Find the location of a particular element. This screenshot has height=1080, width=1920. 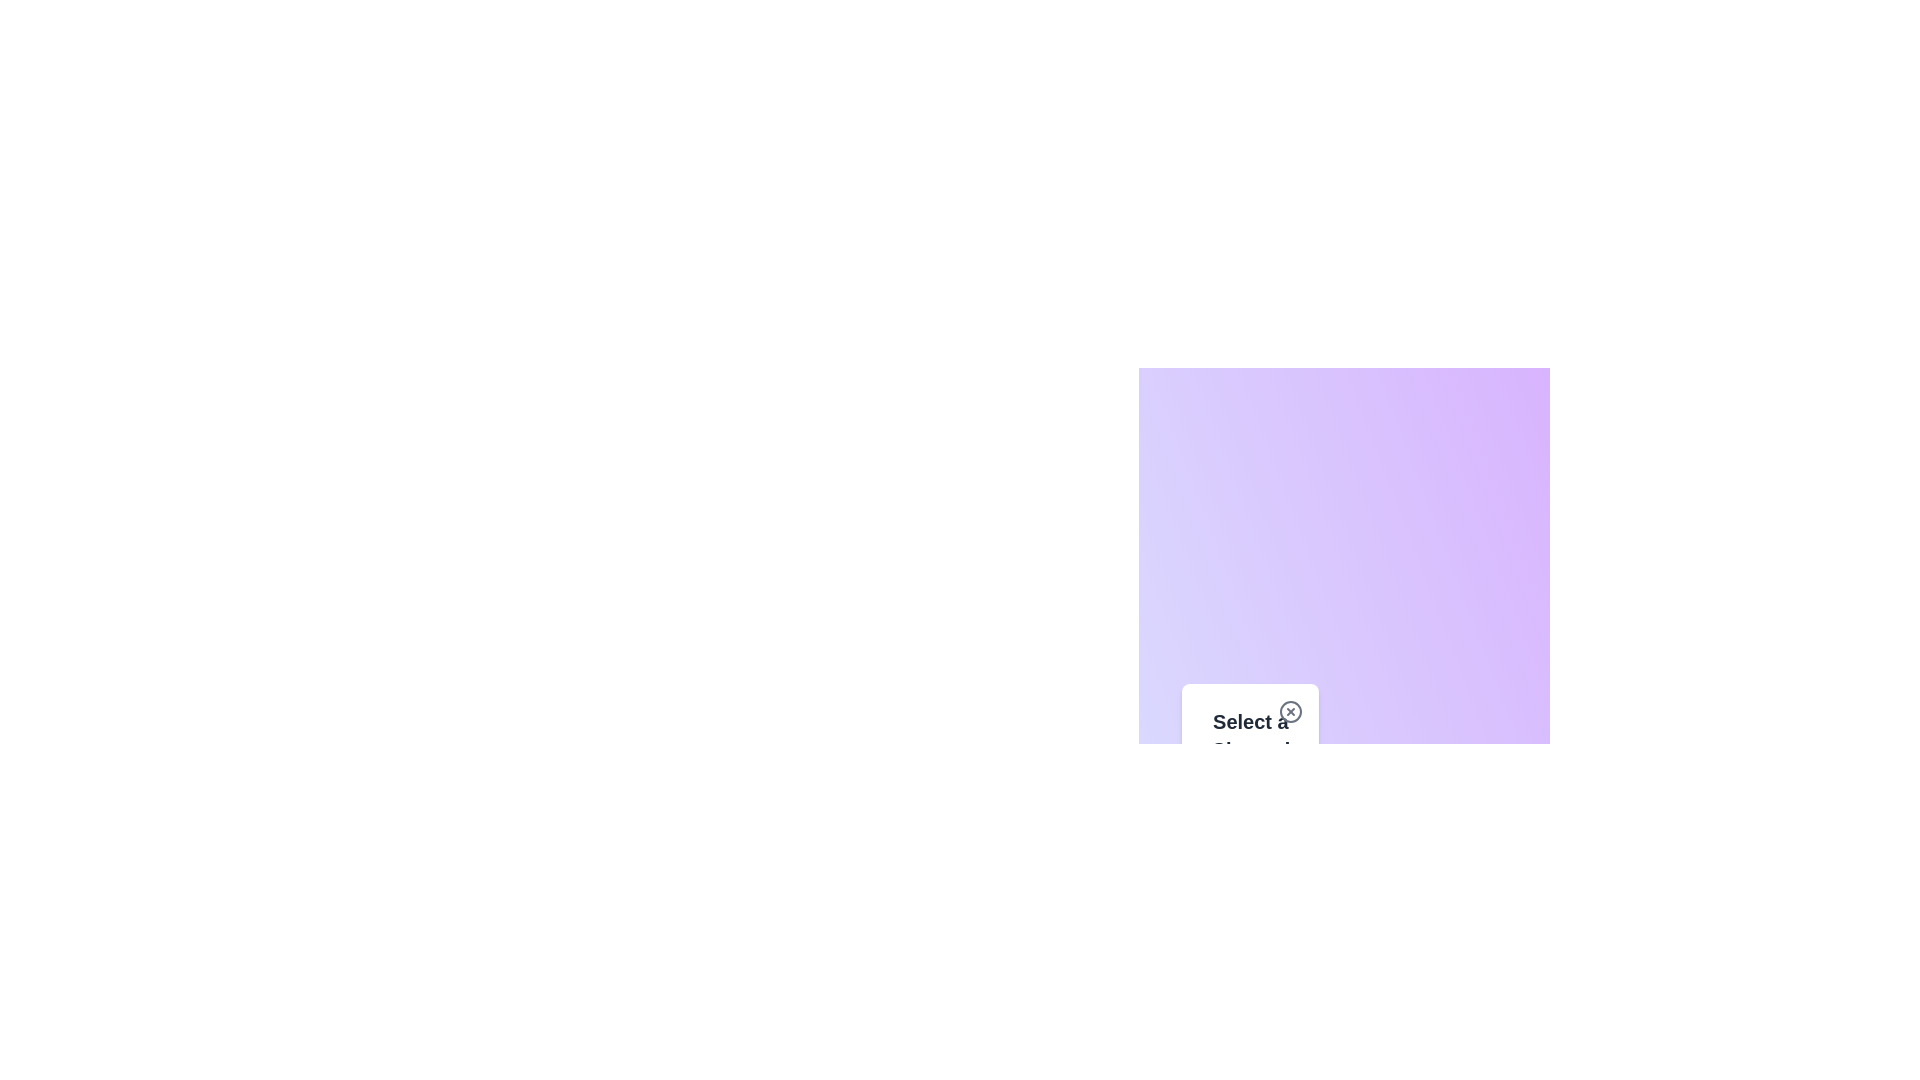

the circular icon button with an 'X' mark at its center, located at the top-right corner of the dialog box, to observe style changes is located at coordinates (1291, 711).